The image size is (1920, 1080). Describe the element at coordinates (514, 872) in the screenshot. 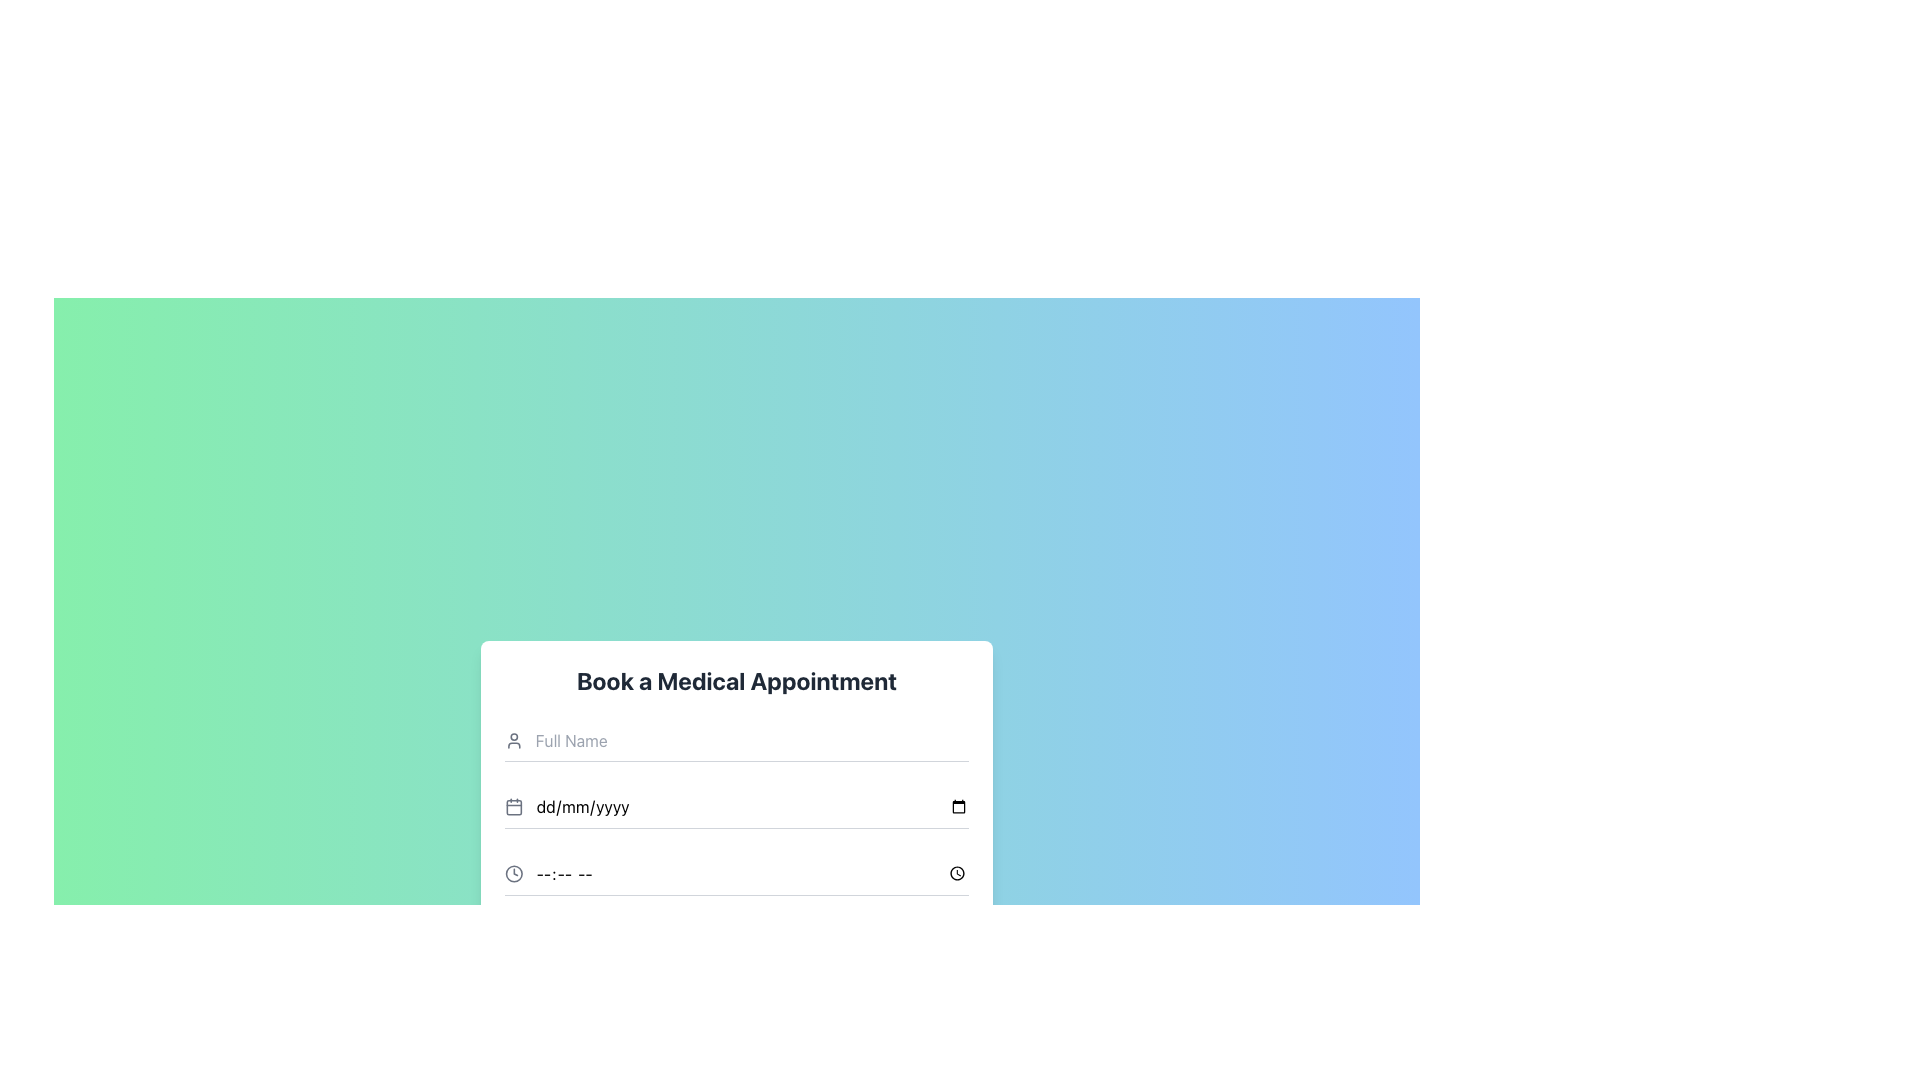

I see `the time-picker icon located to the left of the time input field in the 'Book a Medical Appointment' form` at that location.